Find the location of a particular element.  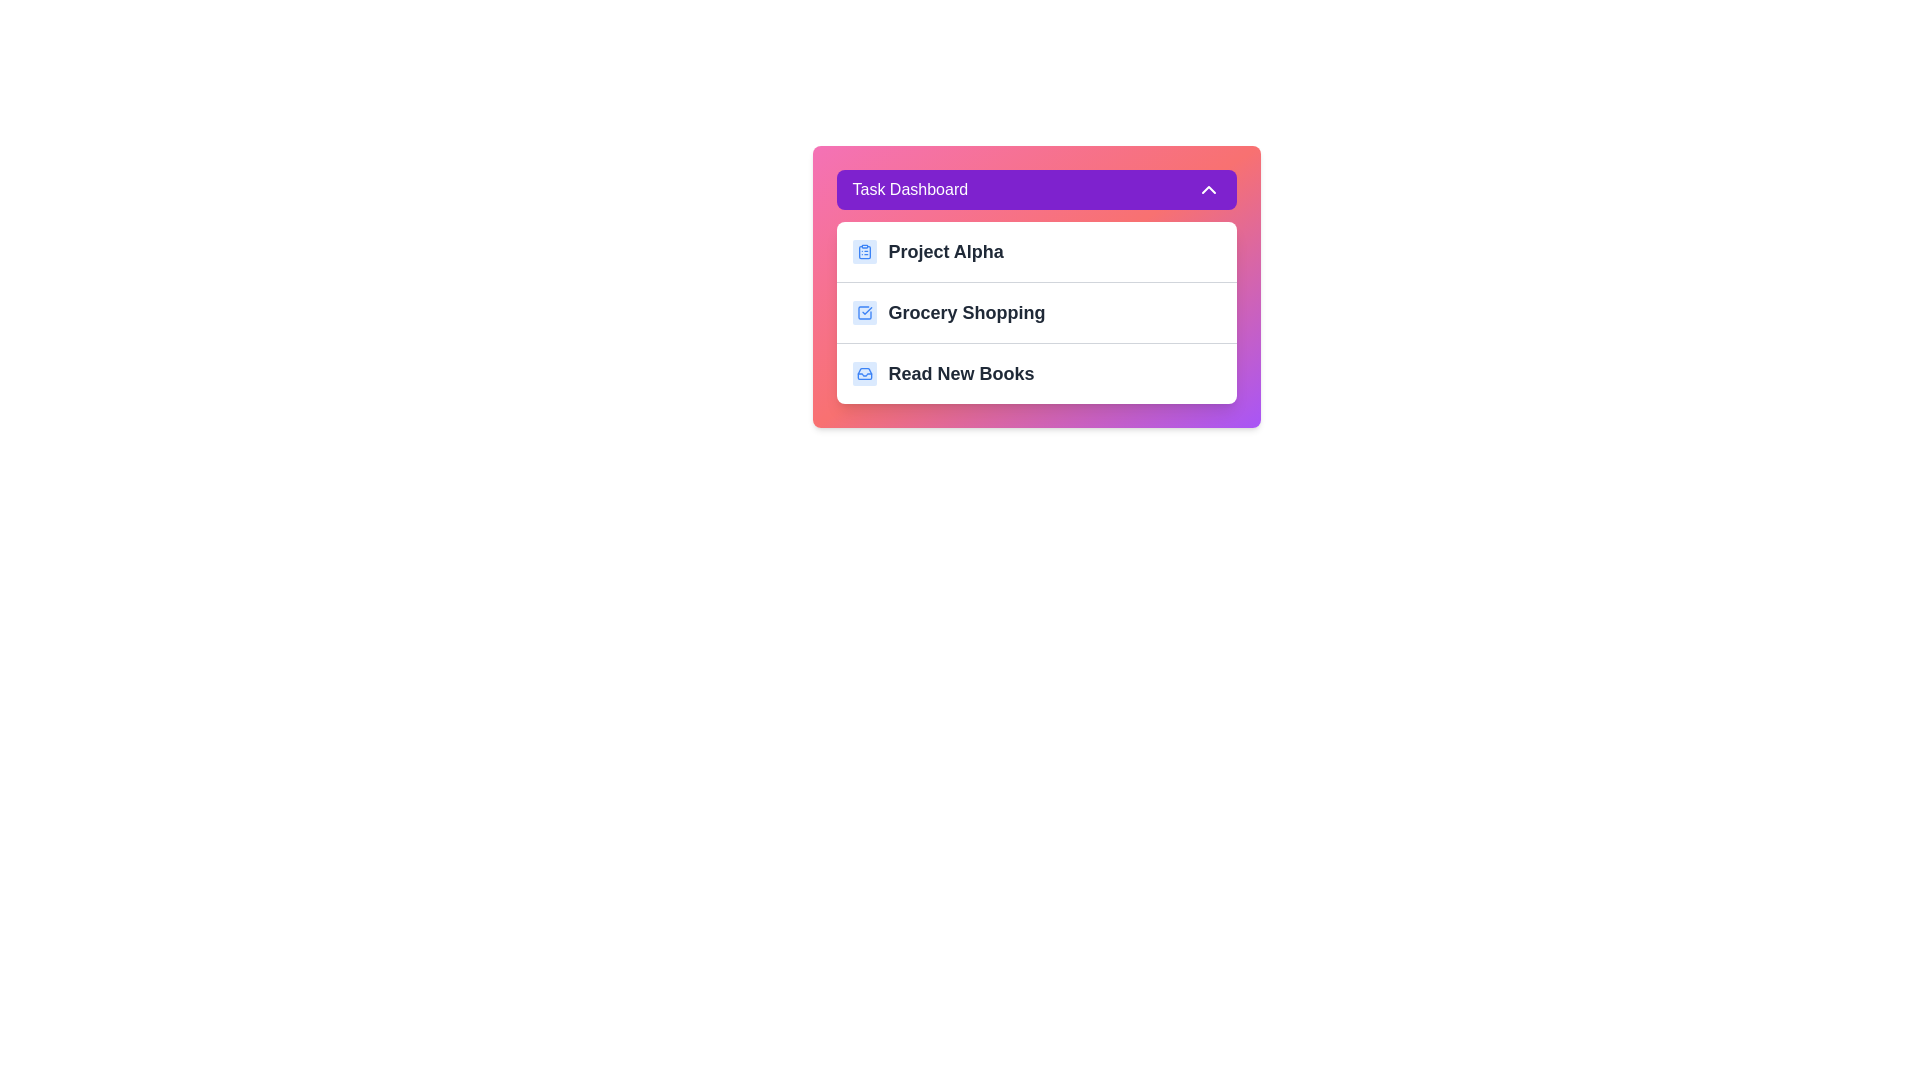

the decorative clipboard SVG element located near the top-left corner of the interface, which signifies tasks or notes is located at coordinates (864, 251).